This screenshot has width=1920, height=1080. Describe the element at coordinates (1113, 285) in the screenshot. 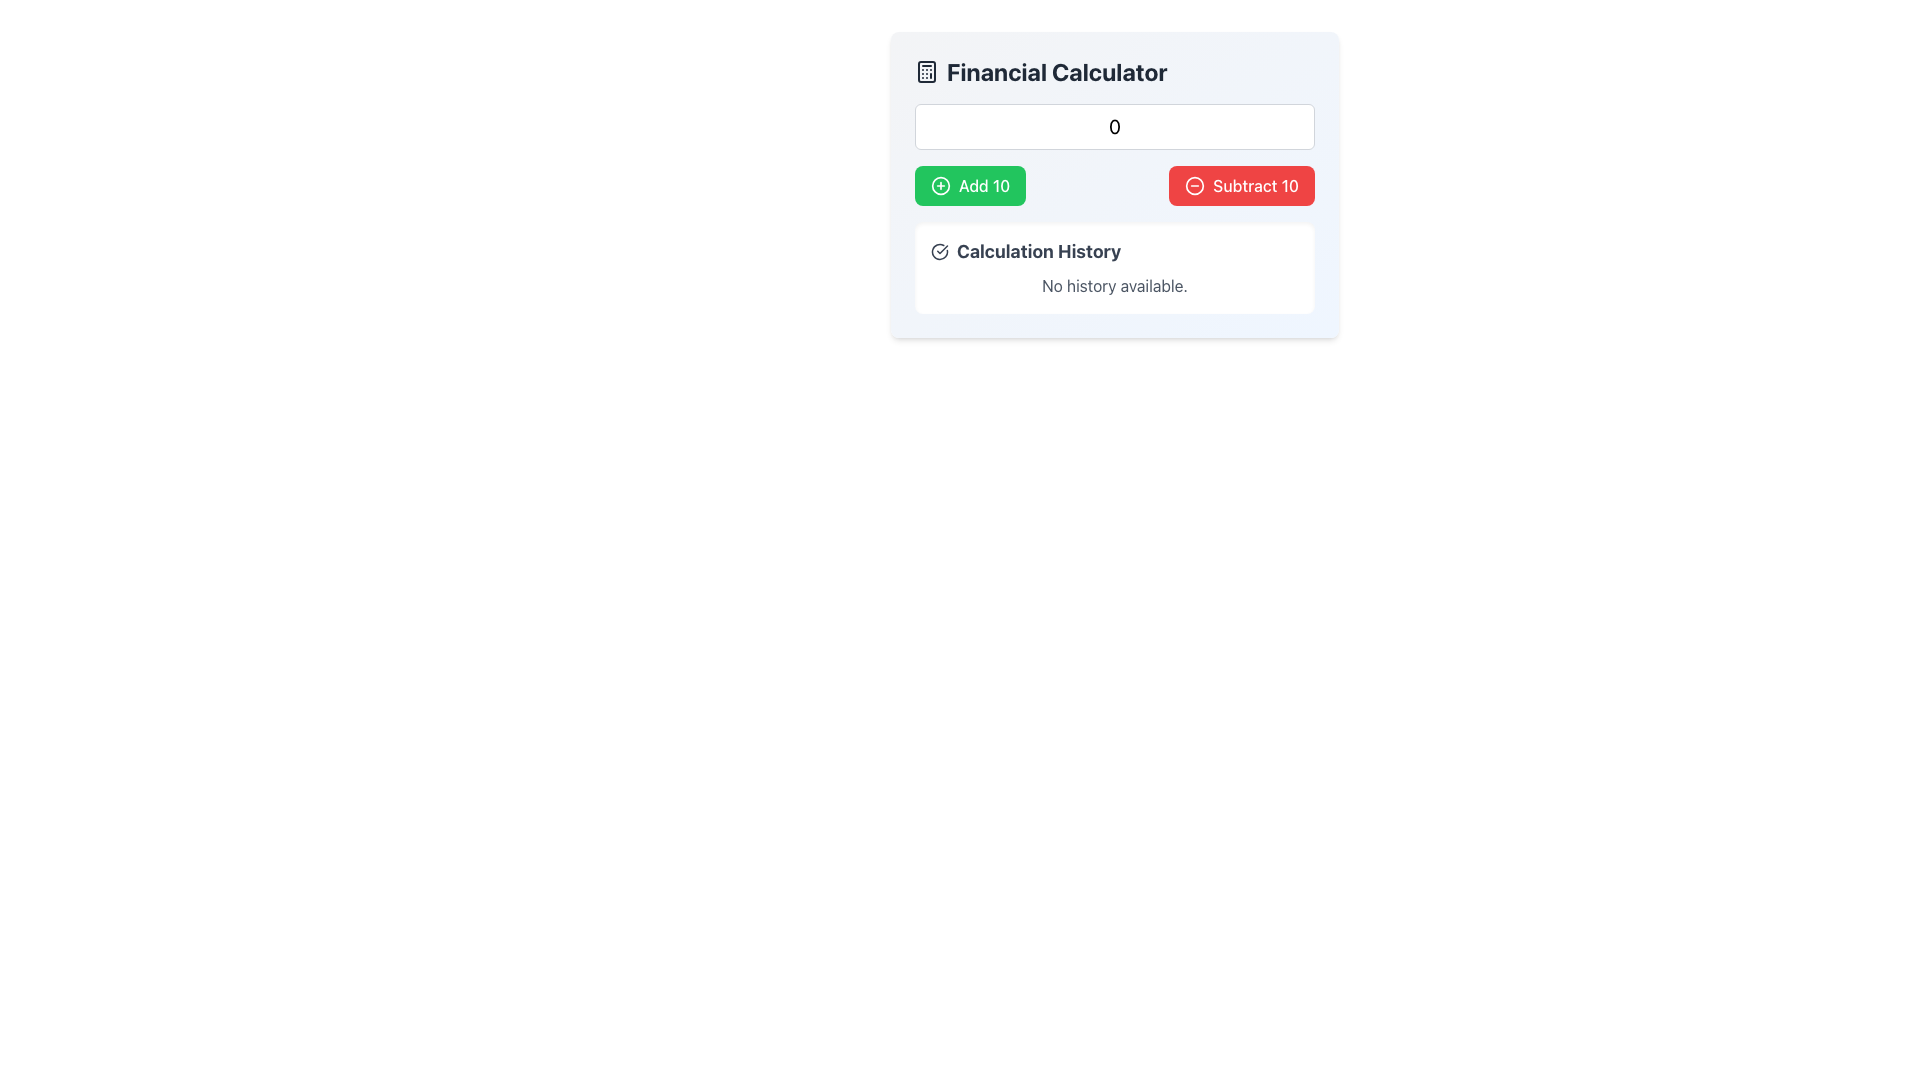

I see `the informational label indicating the absence of historical calculation records located at the bottom of the 'Calculation History' section` at that location.